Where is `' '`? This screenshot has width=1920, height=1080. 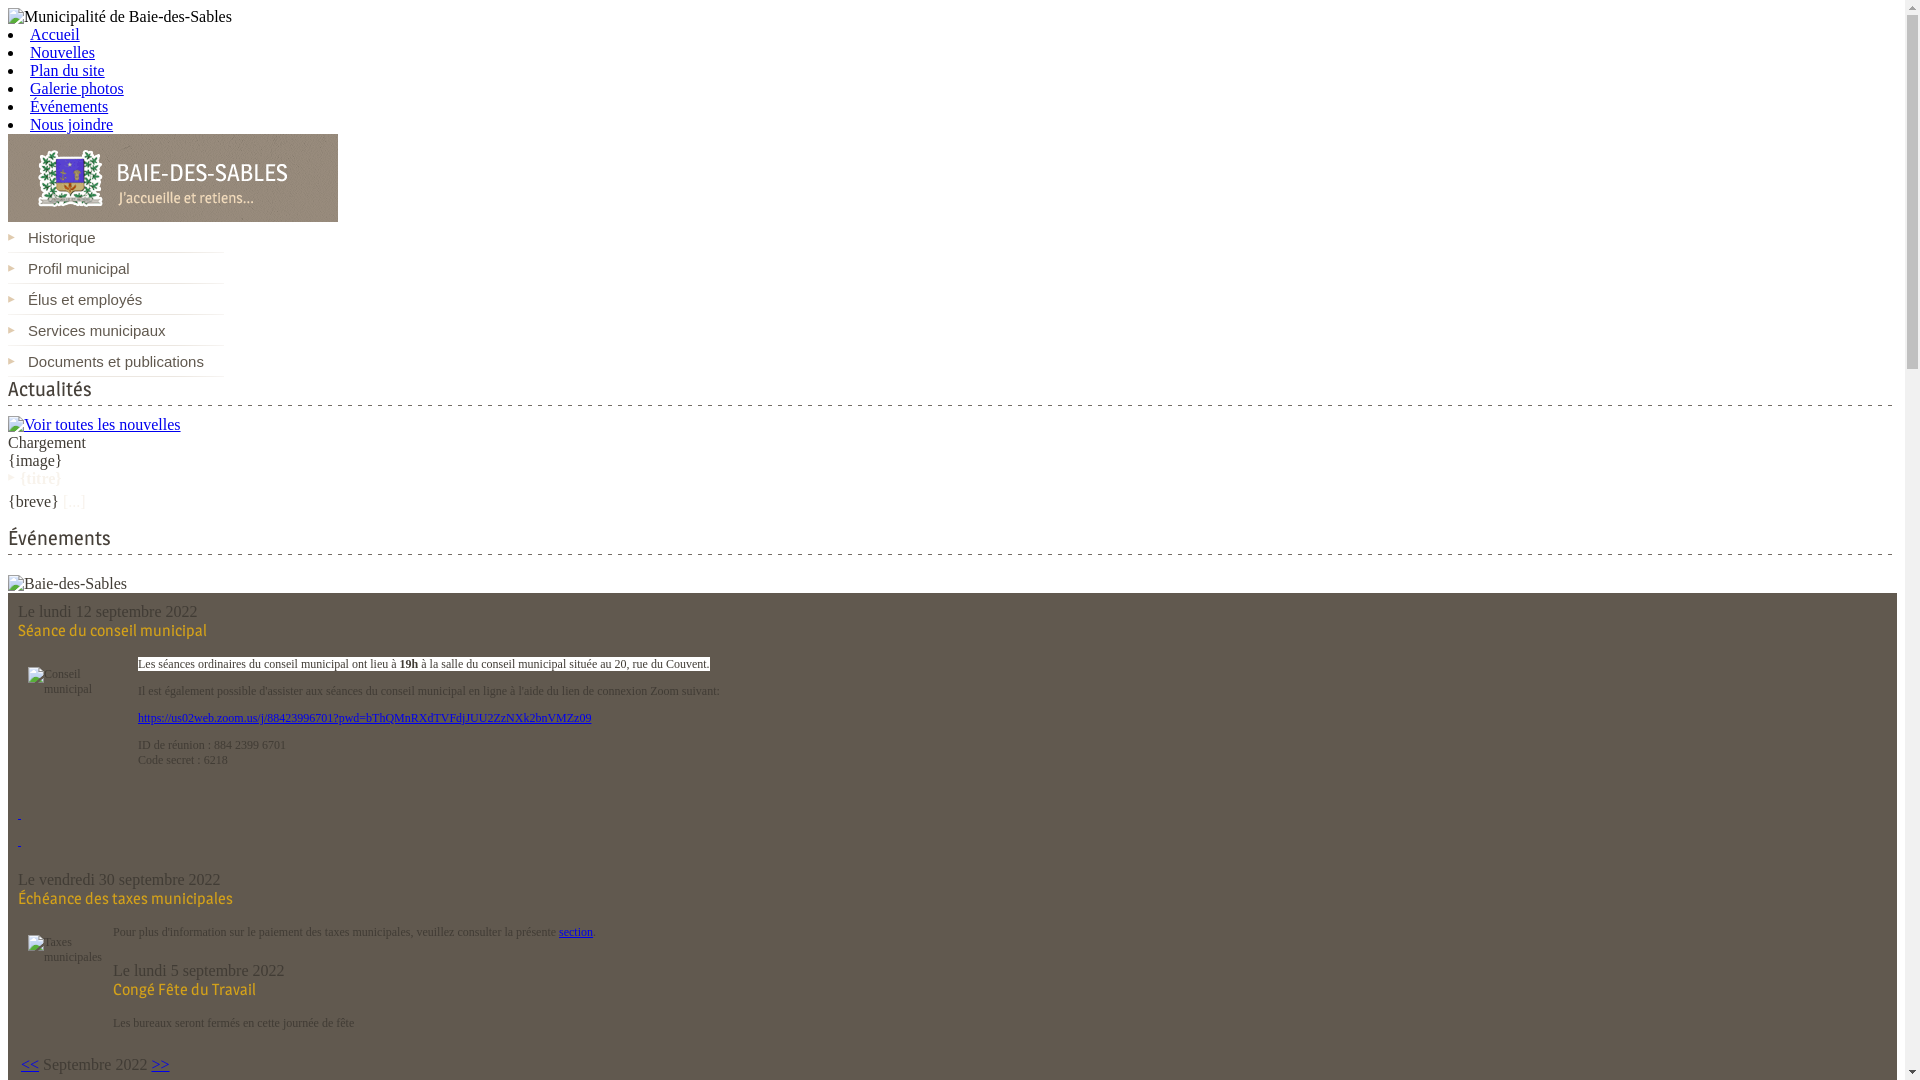 ' ' is located at coordinates (19, 813).